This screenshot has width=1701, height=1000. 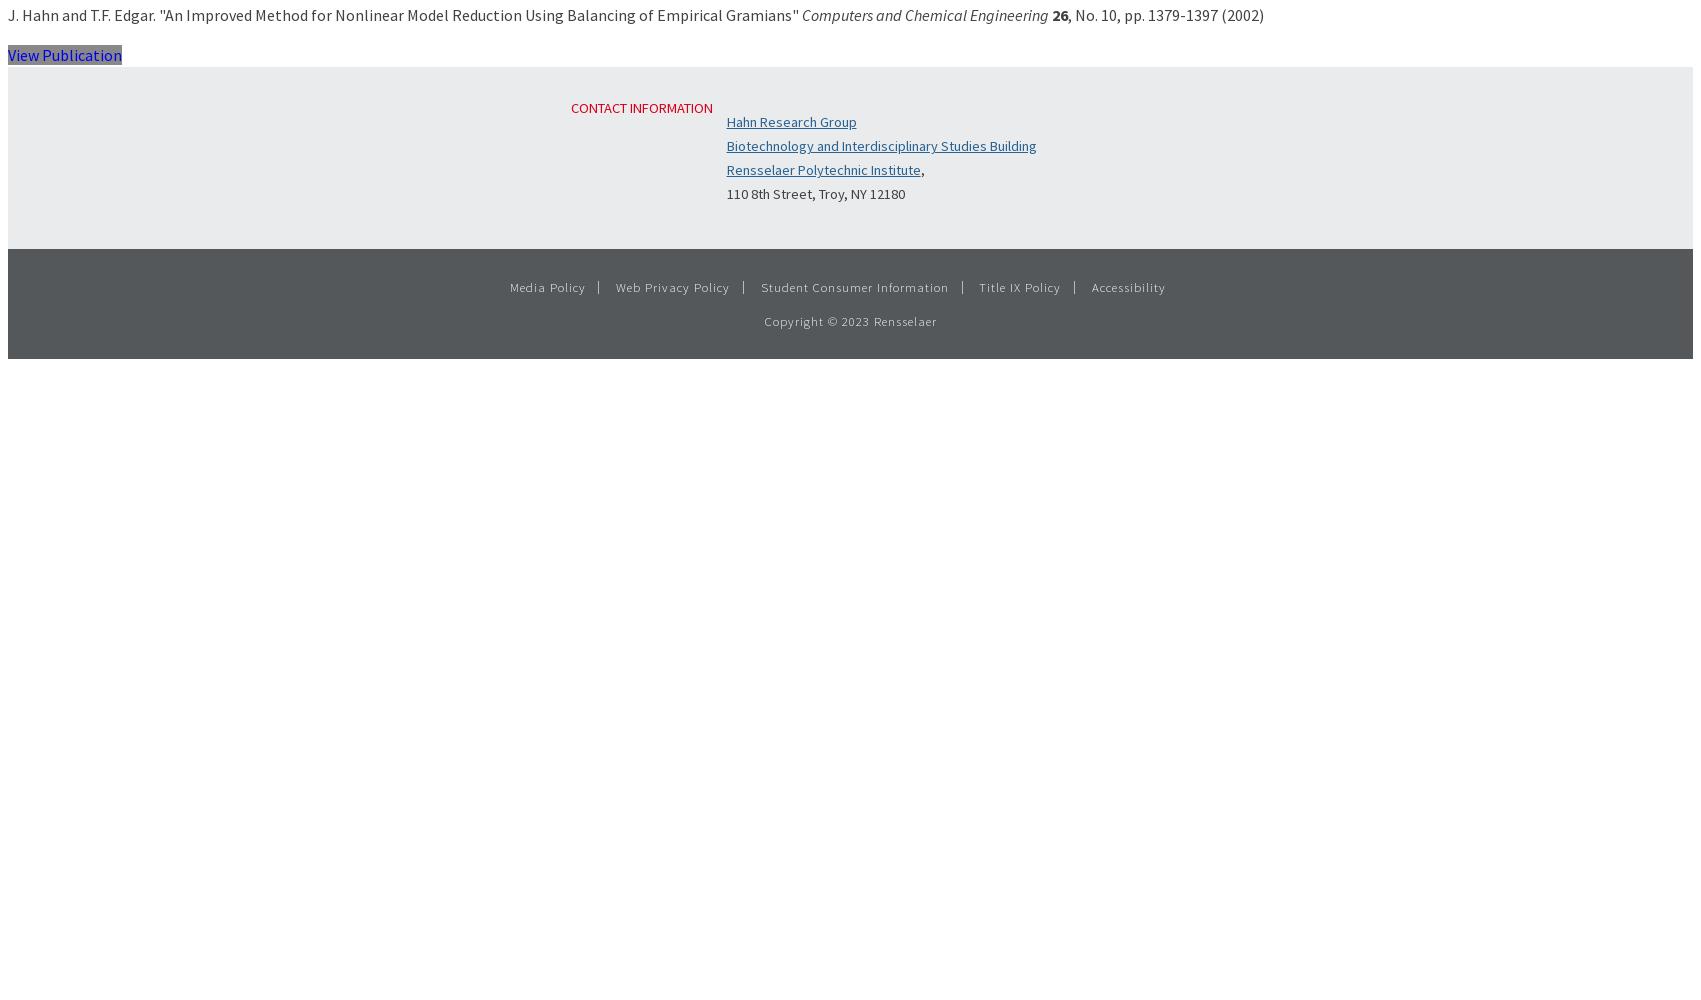 What do you see at coordinates (671, 286) in the screenshot?
I see `'Web Privacy Policy'` at bounding box center [671, 286].